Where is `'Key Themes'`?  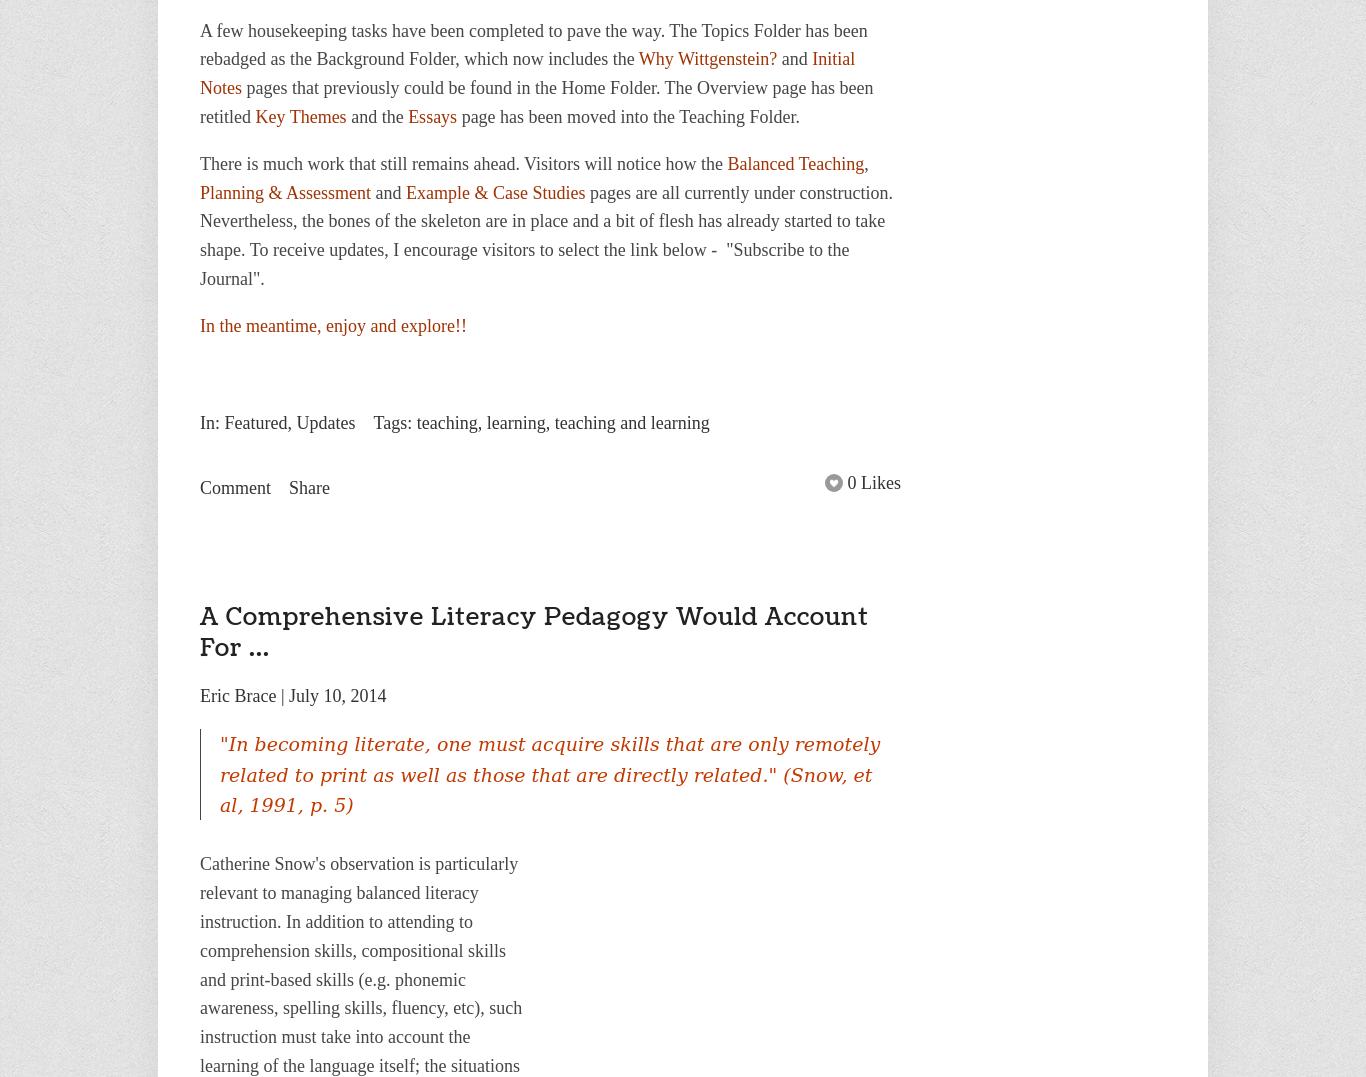
'Key Themes' is located at coordinates (300, 114).